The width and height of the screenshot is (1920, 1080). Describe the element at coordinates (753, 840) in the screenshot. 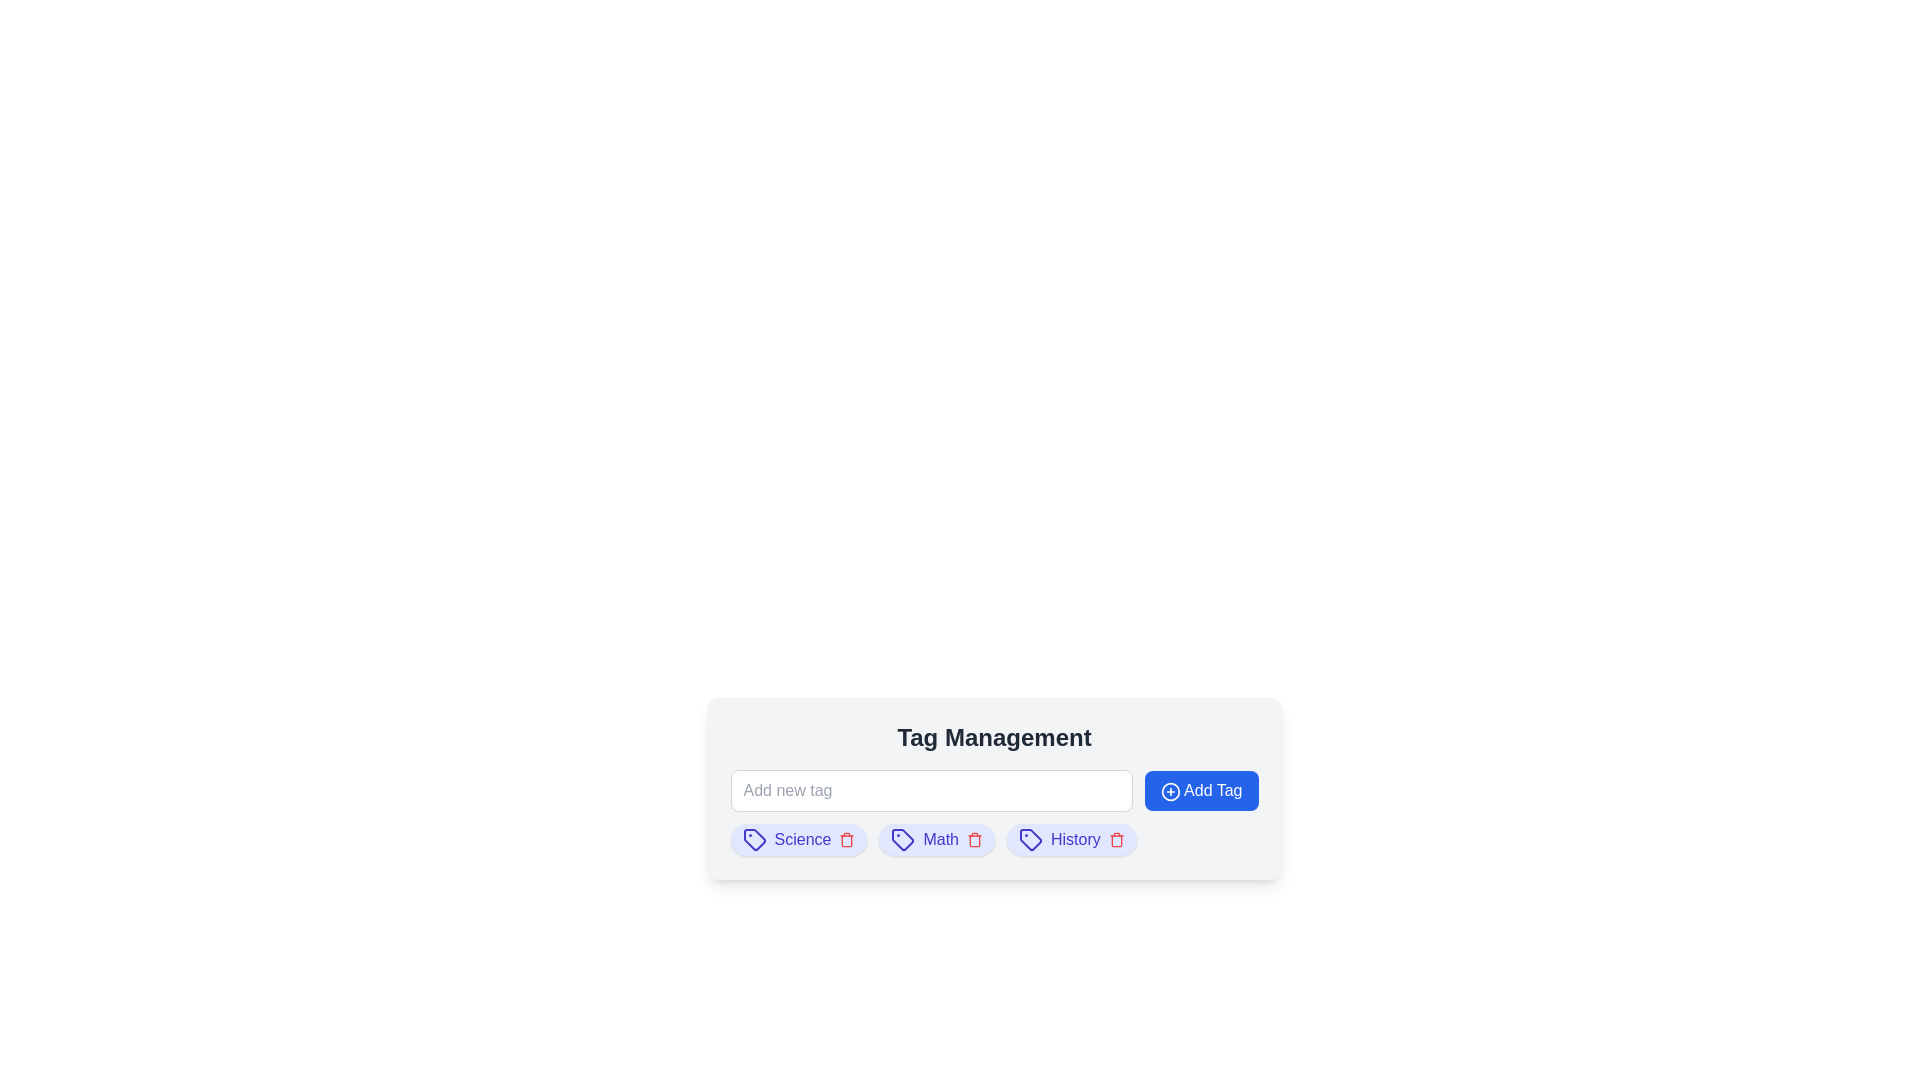

I see `icon representing a tag or category located in the first position under 'Tag Management.'` at that location.